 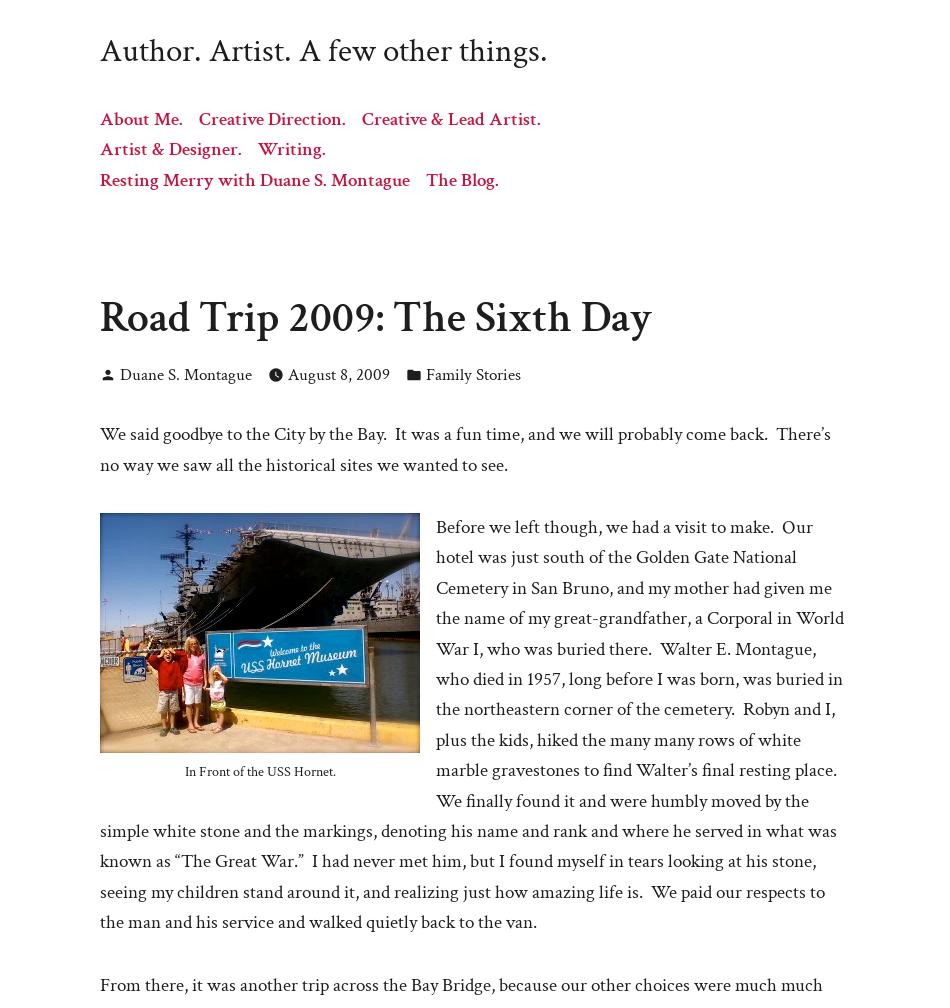 I want to click on 'Creative & Lead Artist.', so click(x=361, y=118).